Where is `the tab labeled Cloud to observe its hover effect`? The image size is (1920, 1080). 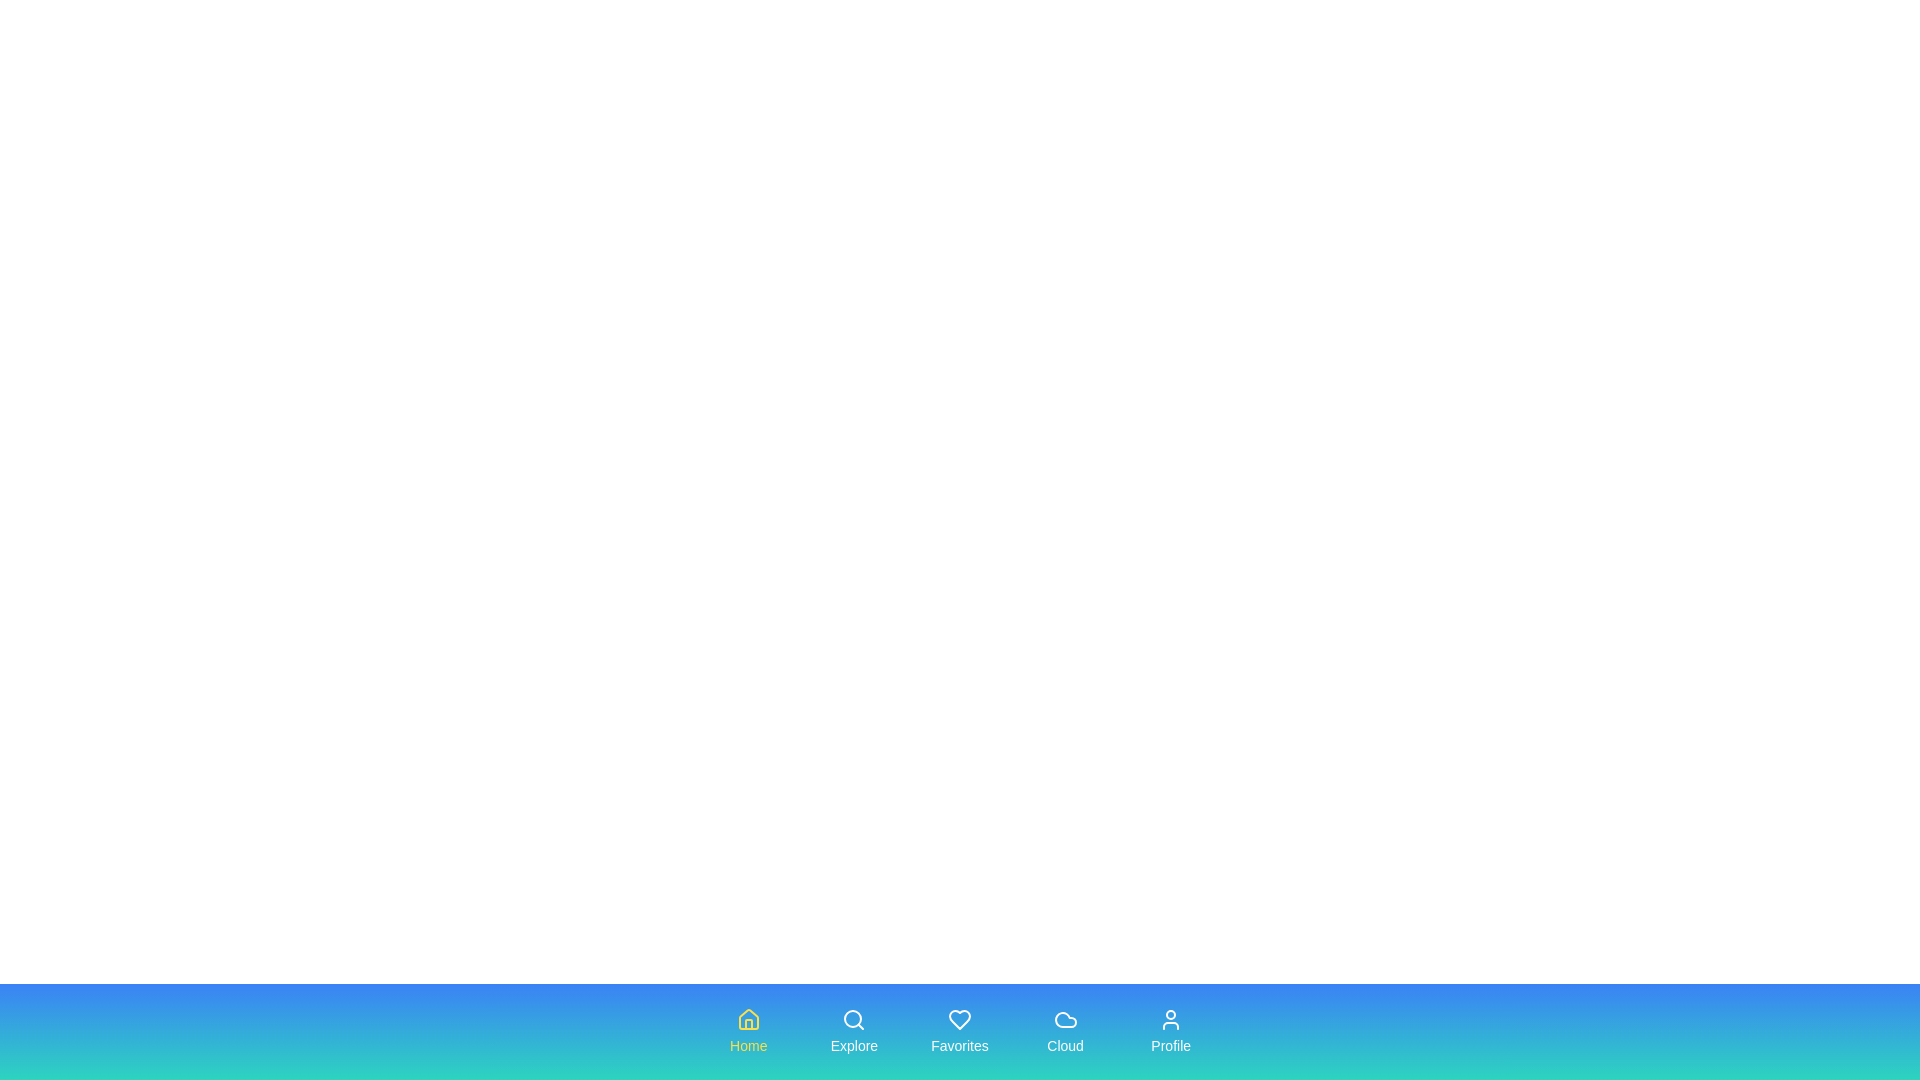 the tab labeled Cloud to observe its hover effect is located at coordinates (1064, 1032).